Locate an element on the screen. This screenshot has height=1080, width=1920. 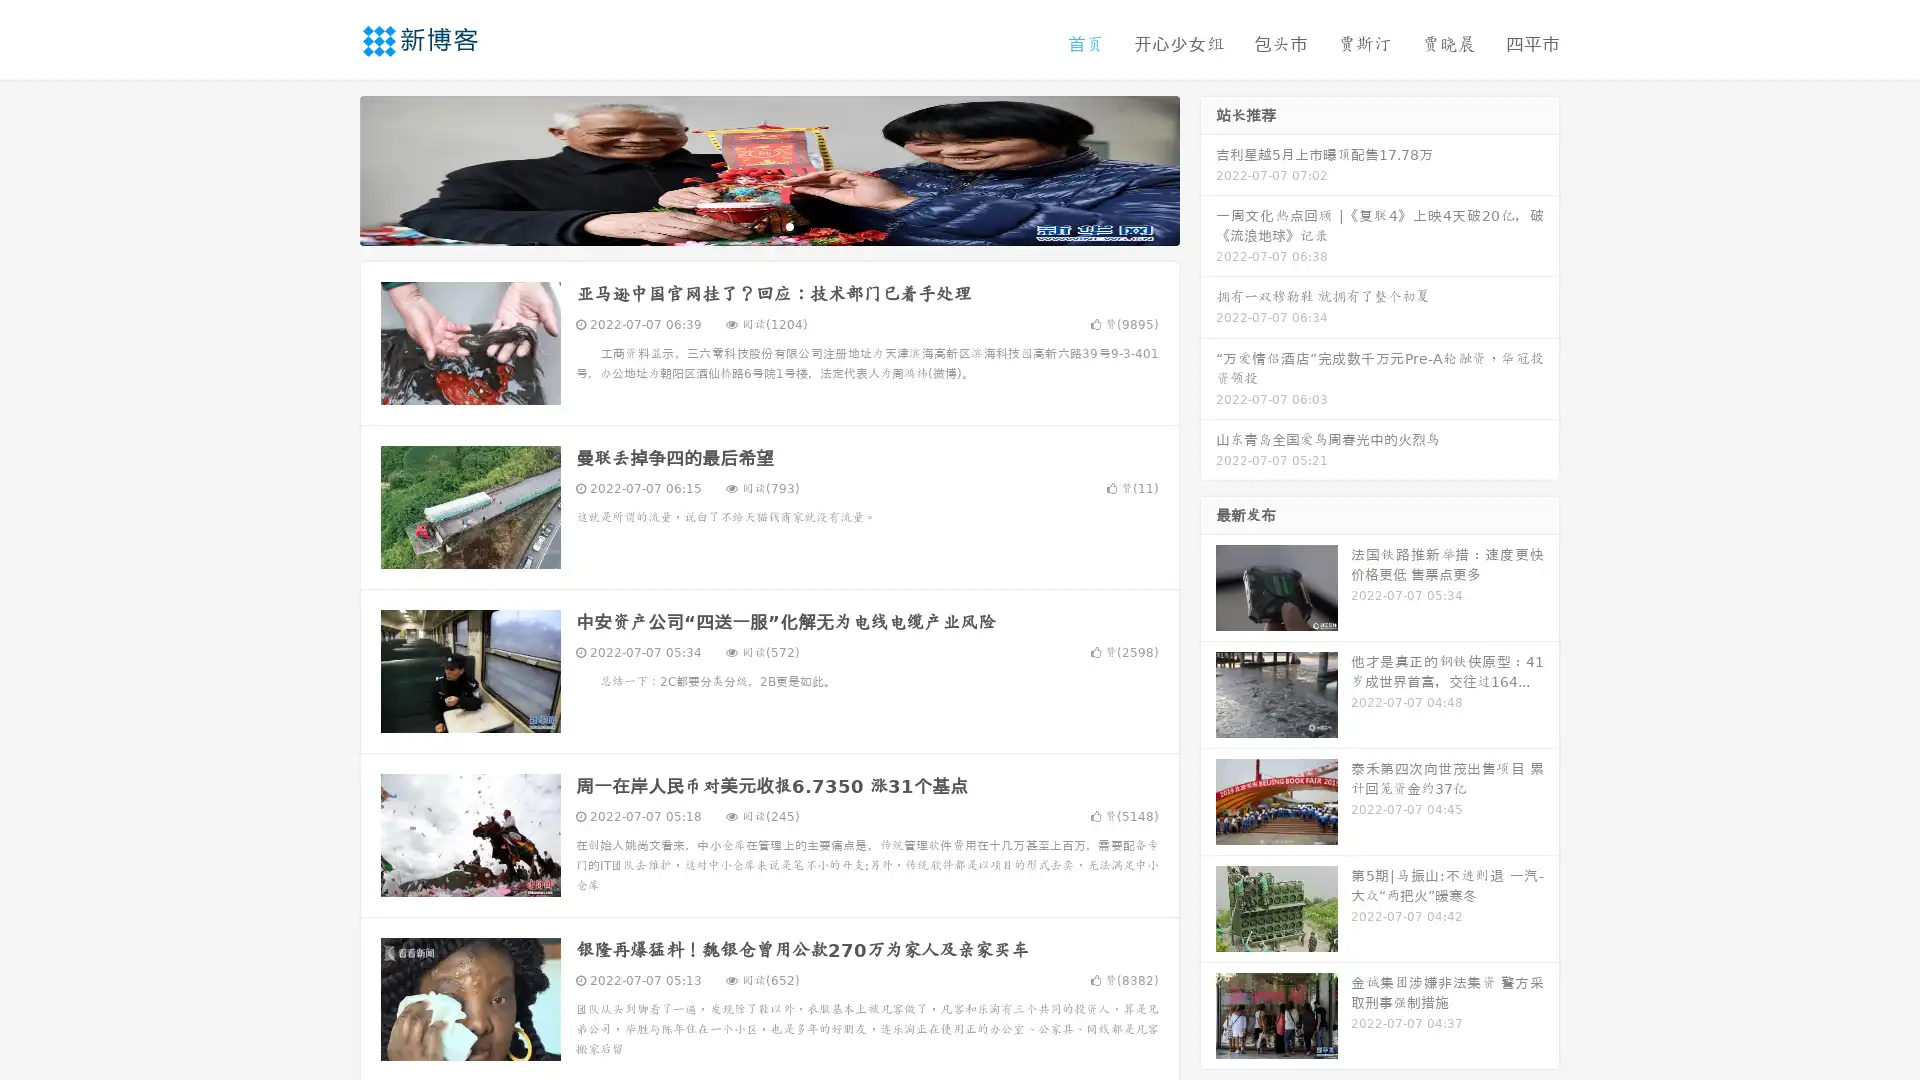
Go to slide 2 is located at coordinates (768, 225).